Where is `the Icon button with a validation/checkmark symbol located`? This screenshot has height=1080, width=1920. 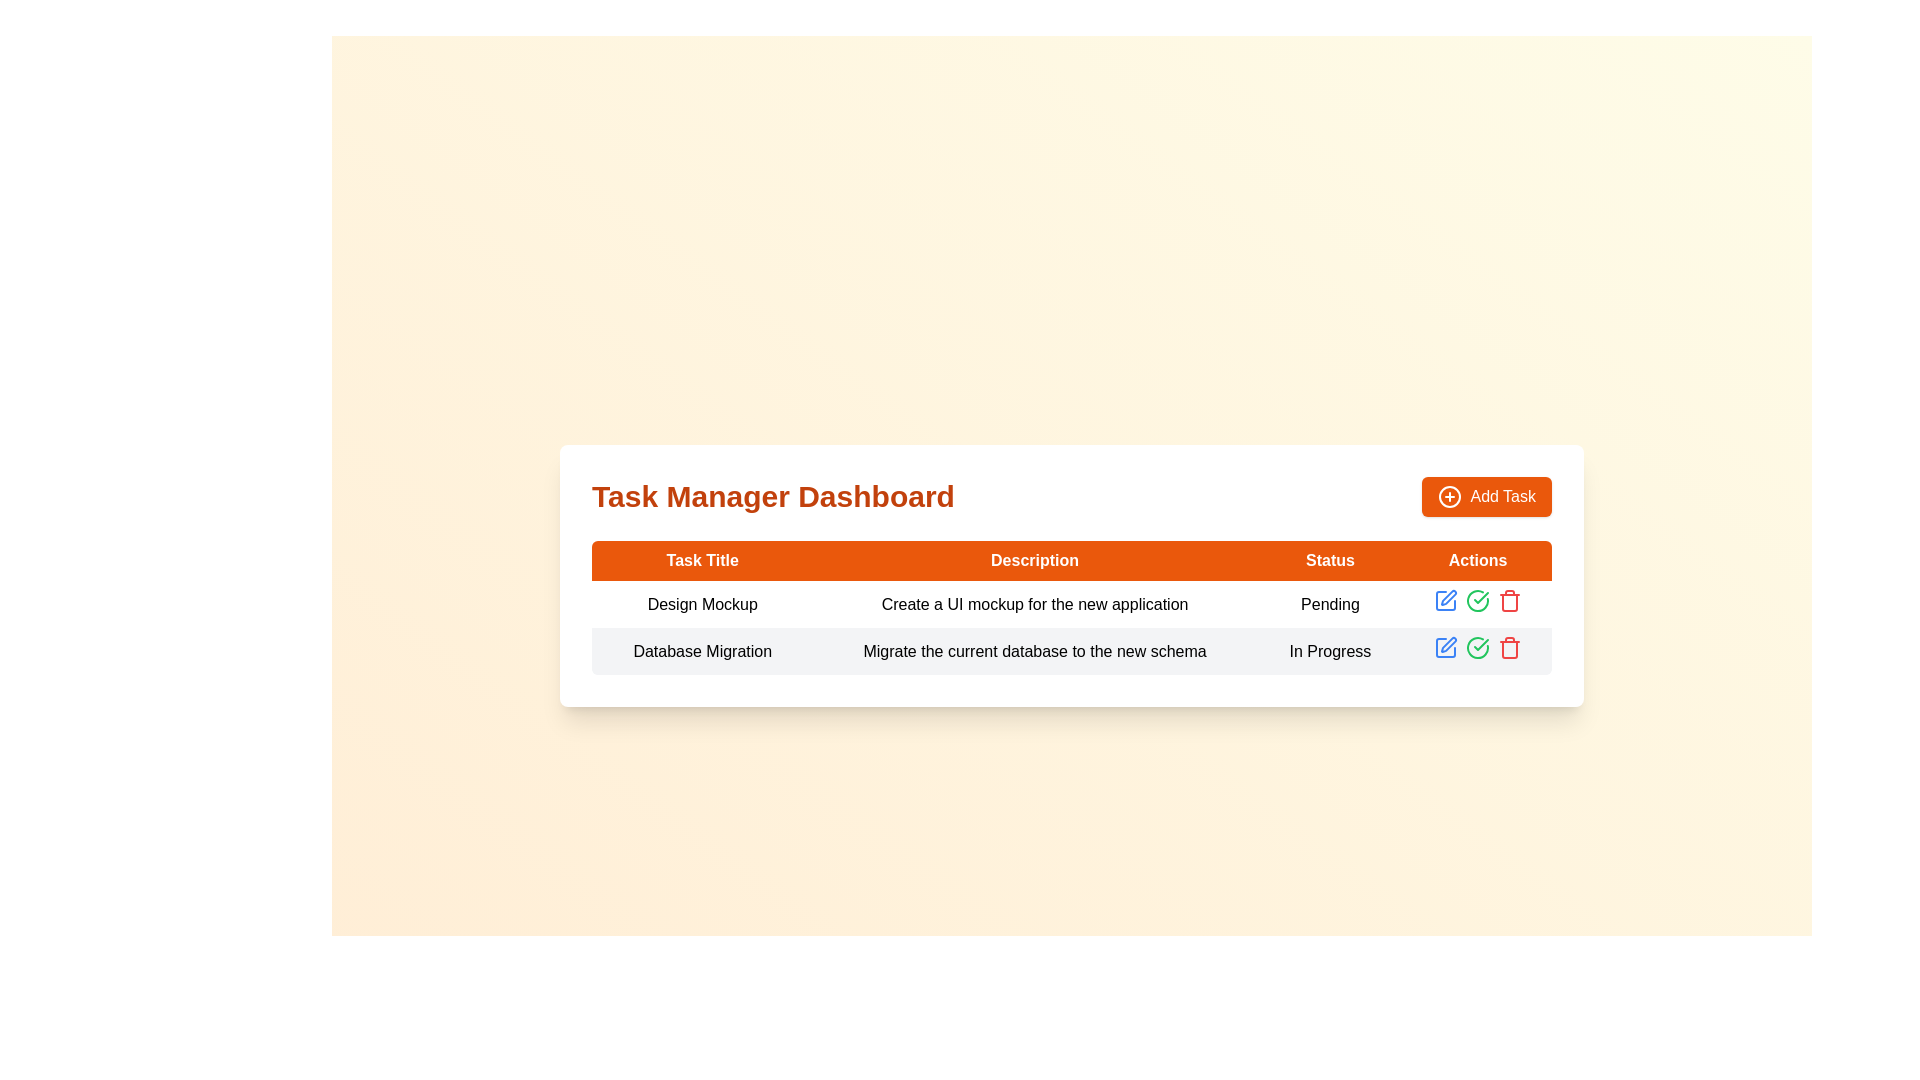 the Icon button with a validation/checkmark symbol located is located at coordinates (1478, 651).